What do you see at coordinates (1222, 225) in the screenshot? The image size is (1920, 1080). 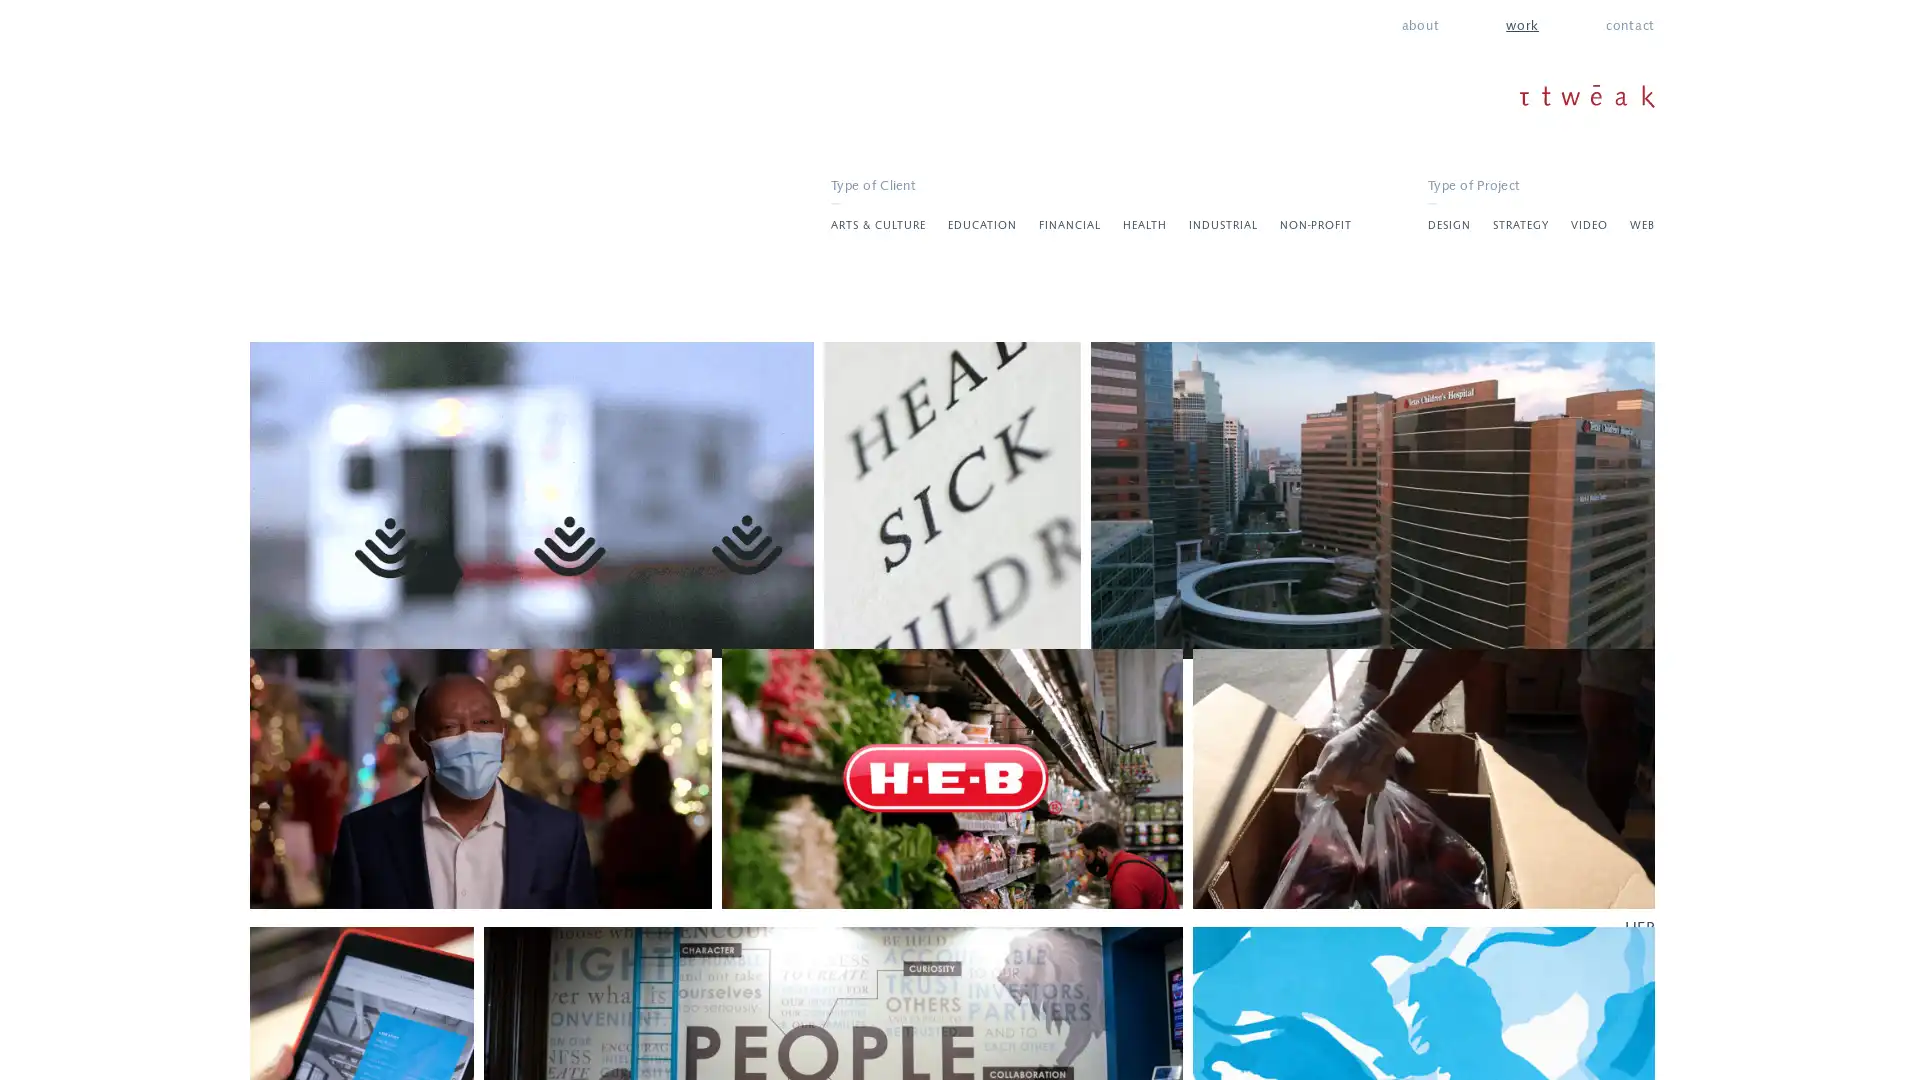 I see `INDUSTRIAL` at bounding box center [1222, 225].